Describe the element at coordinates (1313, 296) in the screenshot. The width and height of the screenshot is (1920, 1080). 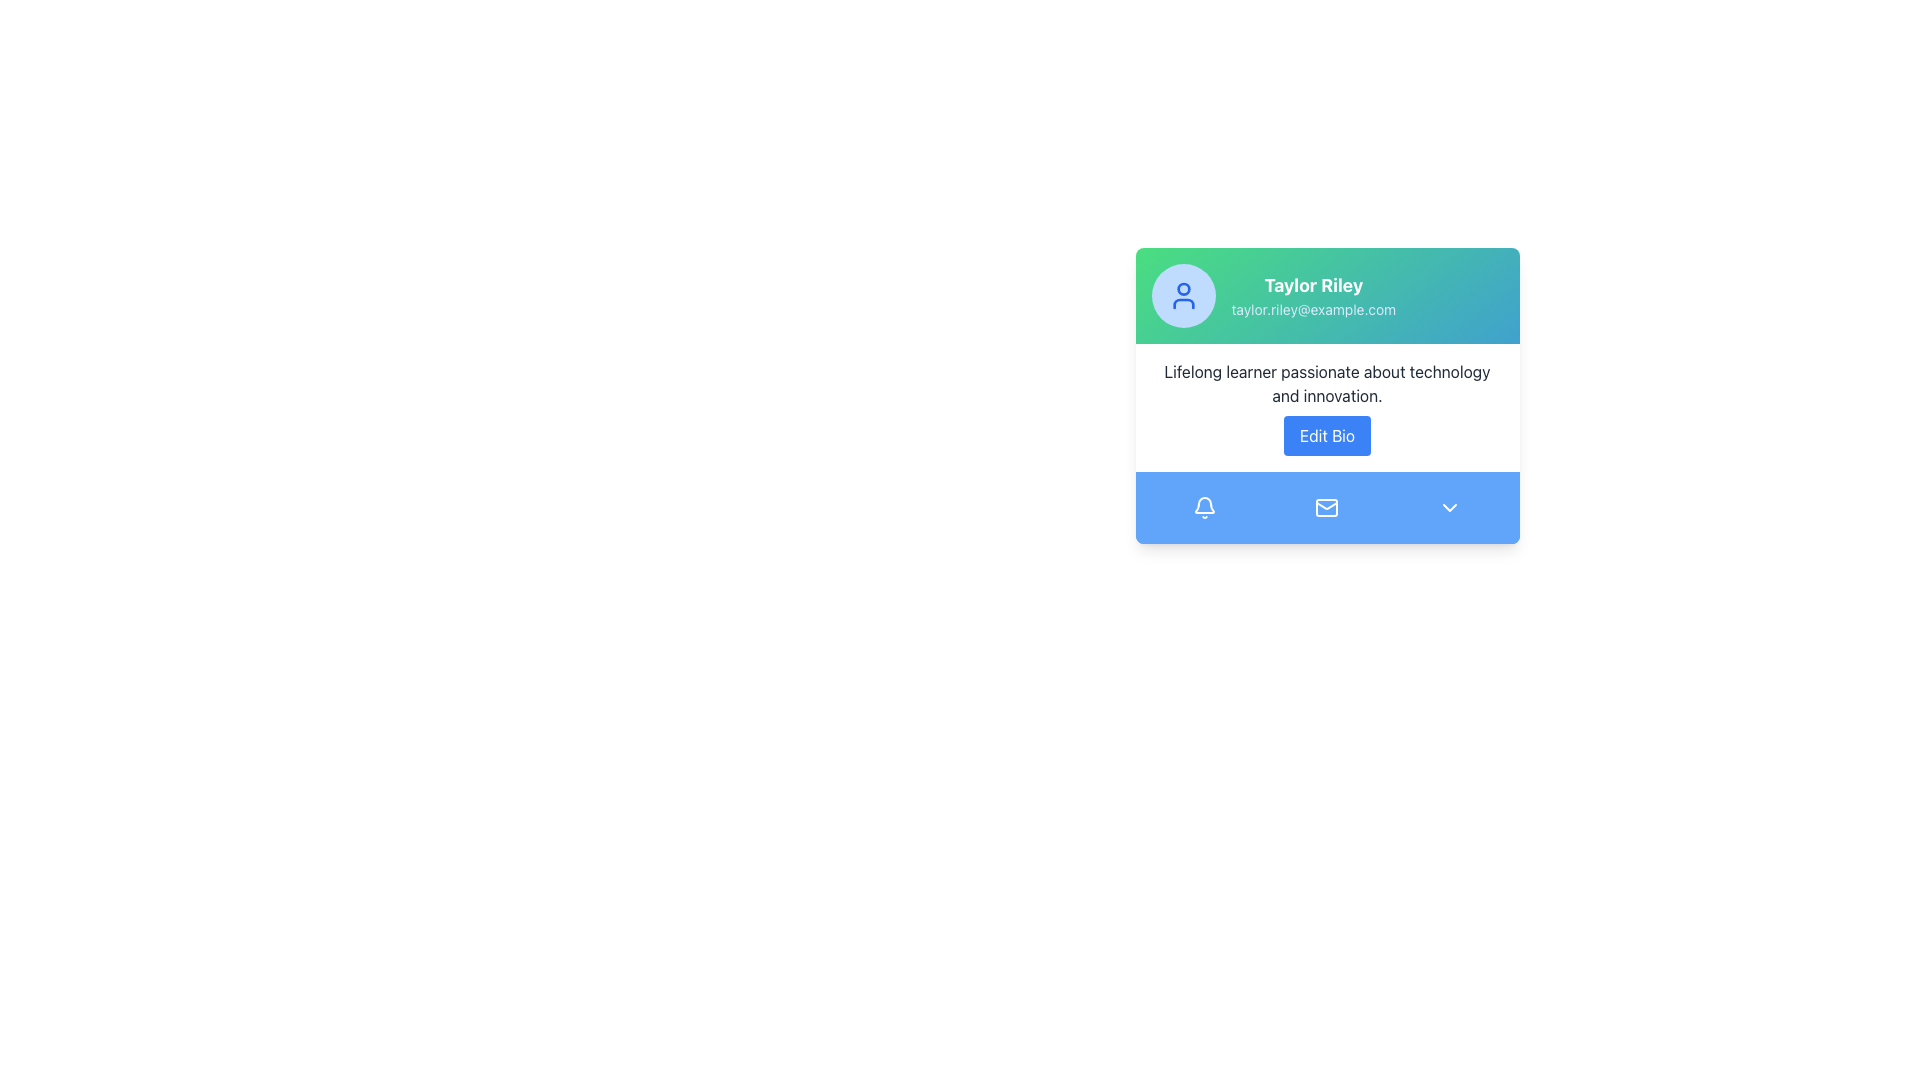
I see `the email address displayed in the user information text block to copy it` at that location.